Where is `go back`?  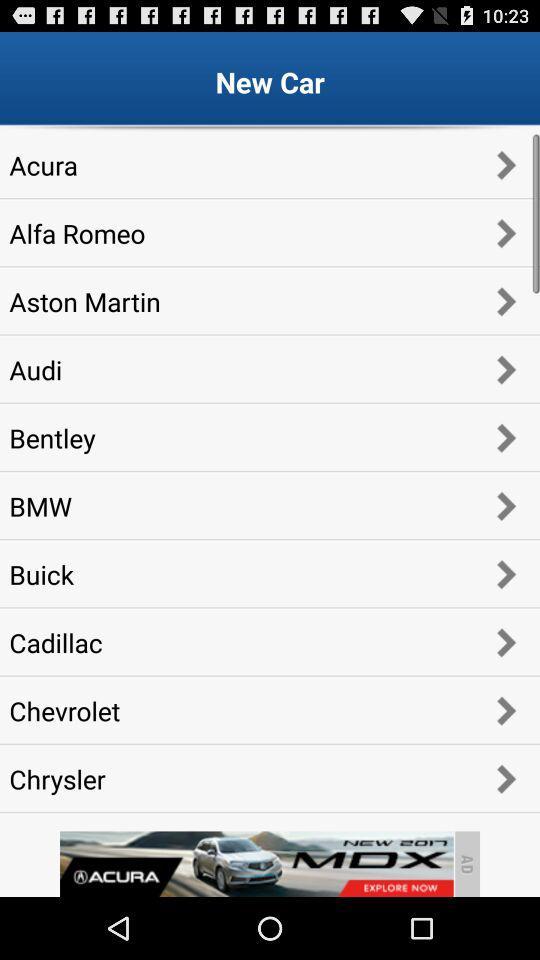
go back is located at coordinates (256, 863).